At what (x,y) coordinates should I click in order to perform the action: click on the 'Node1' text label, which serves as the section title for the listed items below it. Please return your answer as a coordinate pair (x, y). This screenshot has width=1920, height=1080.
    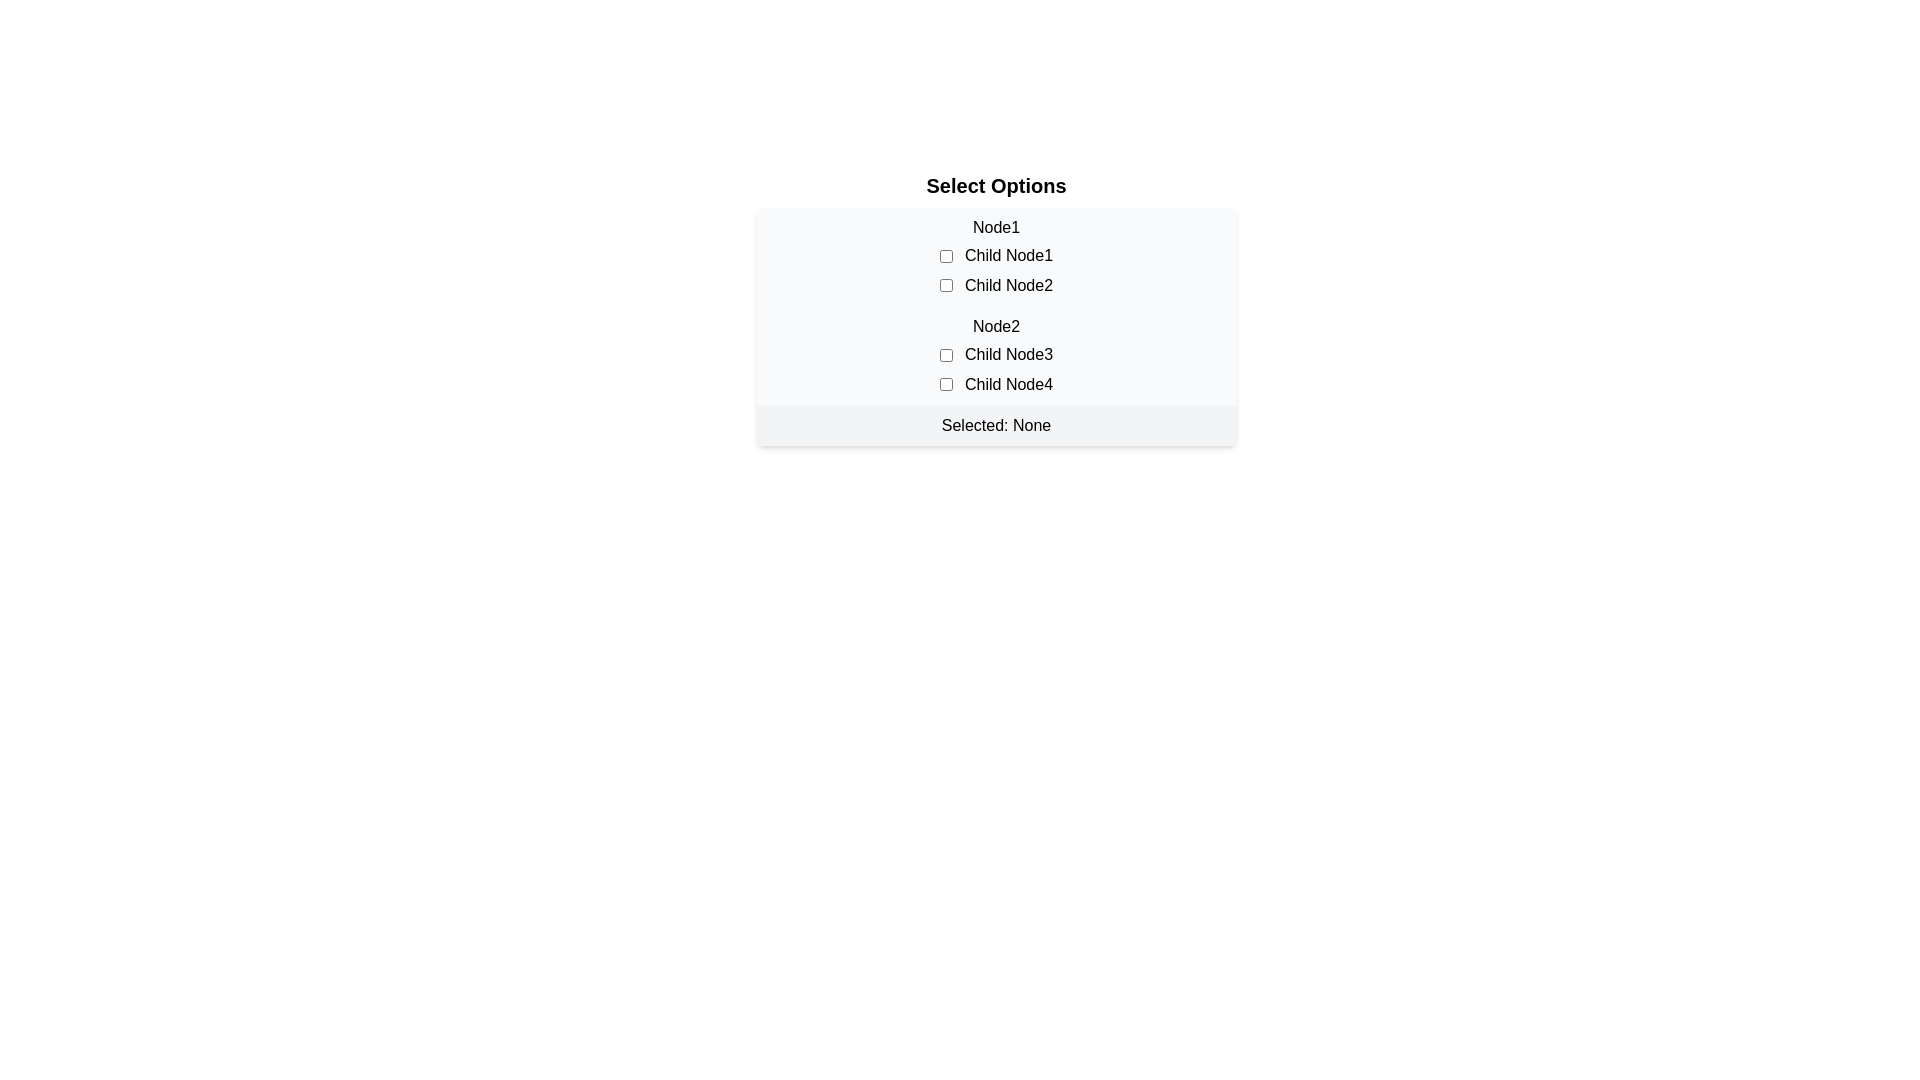
    Looking at the image, I should click on (996, 226).